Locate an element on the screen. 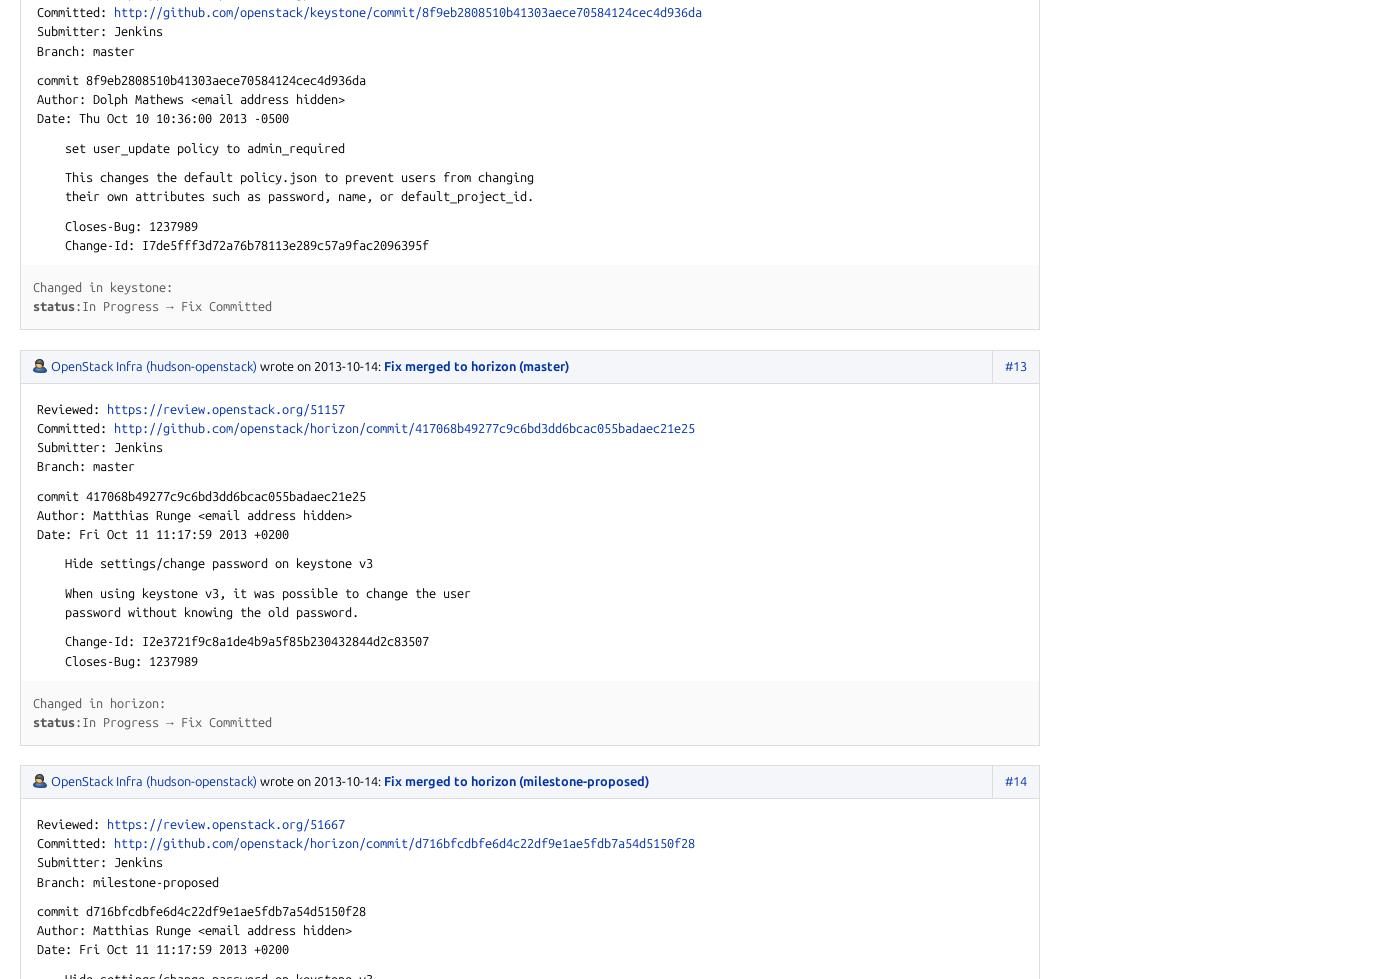  'Change-Id: I7de5fff3d72a76' is located at coordinates (141, 245).